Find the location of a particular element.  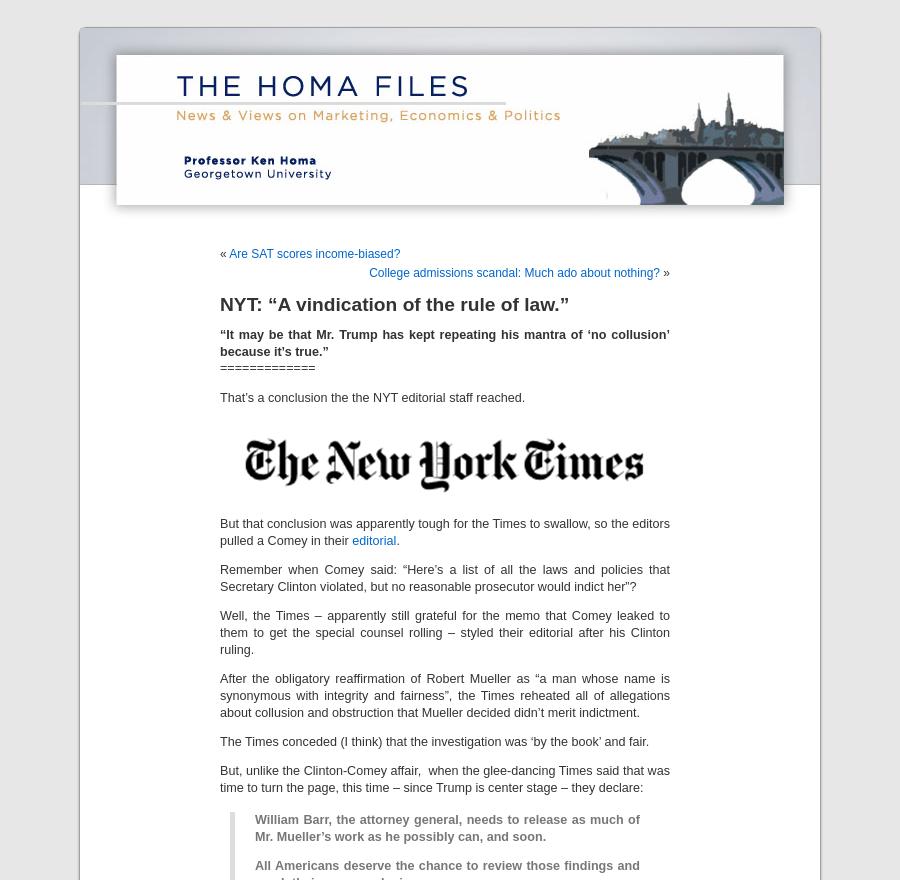

'“It may be that Mr. Trump has kept repeating his mantra of ‘no collusion’ because it’s true.”' is located at coordinates (219, 342).